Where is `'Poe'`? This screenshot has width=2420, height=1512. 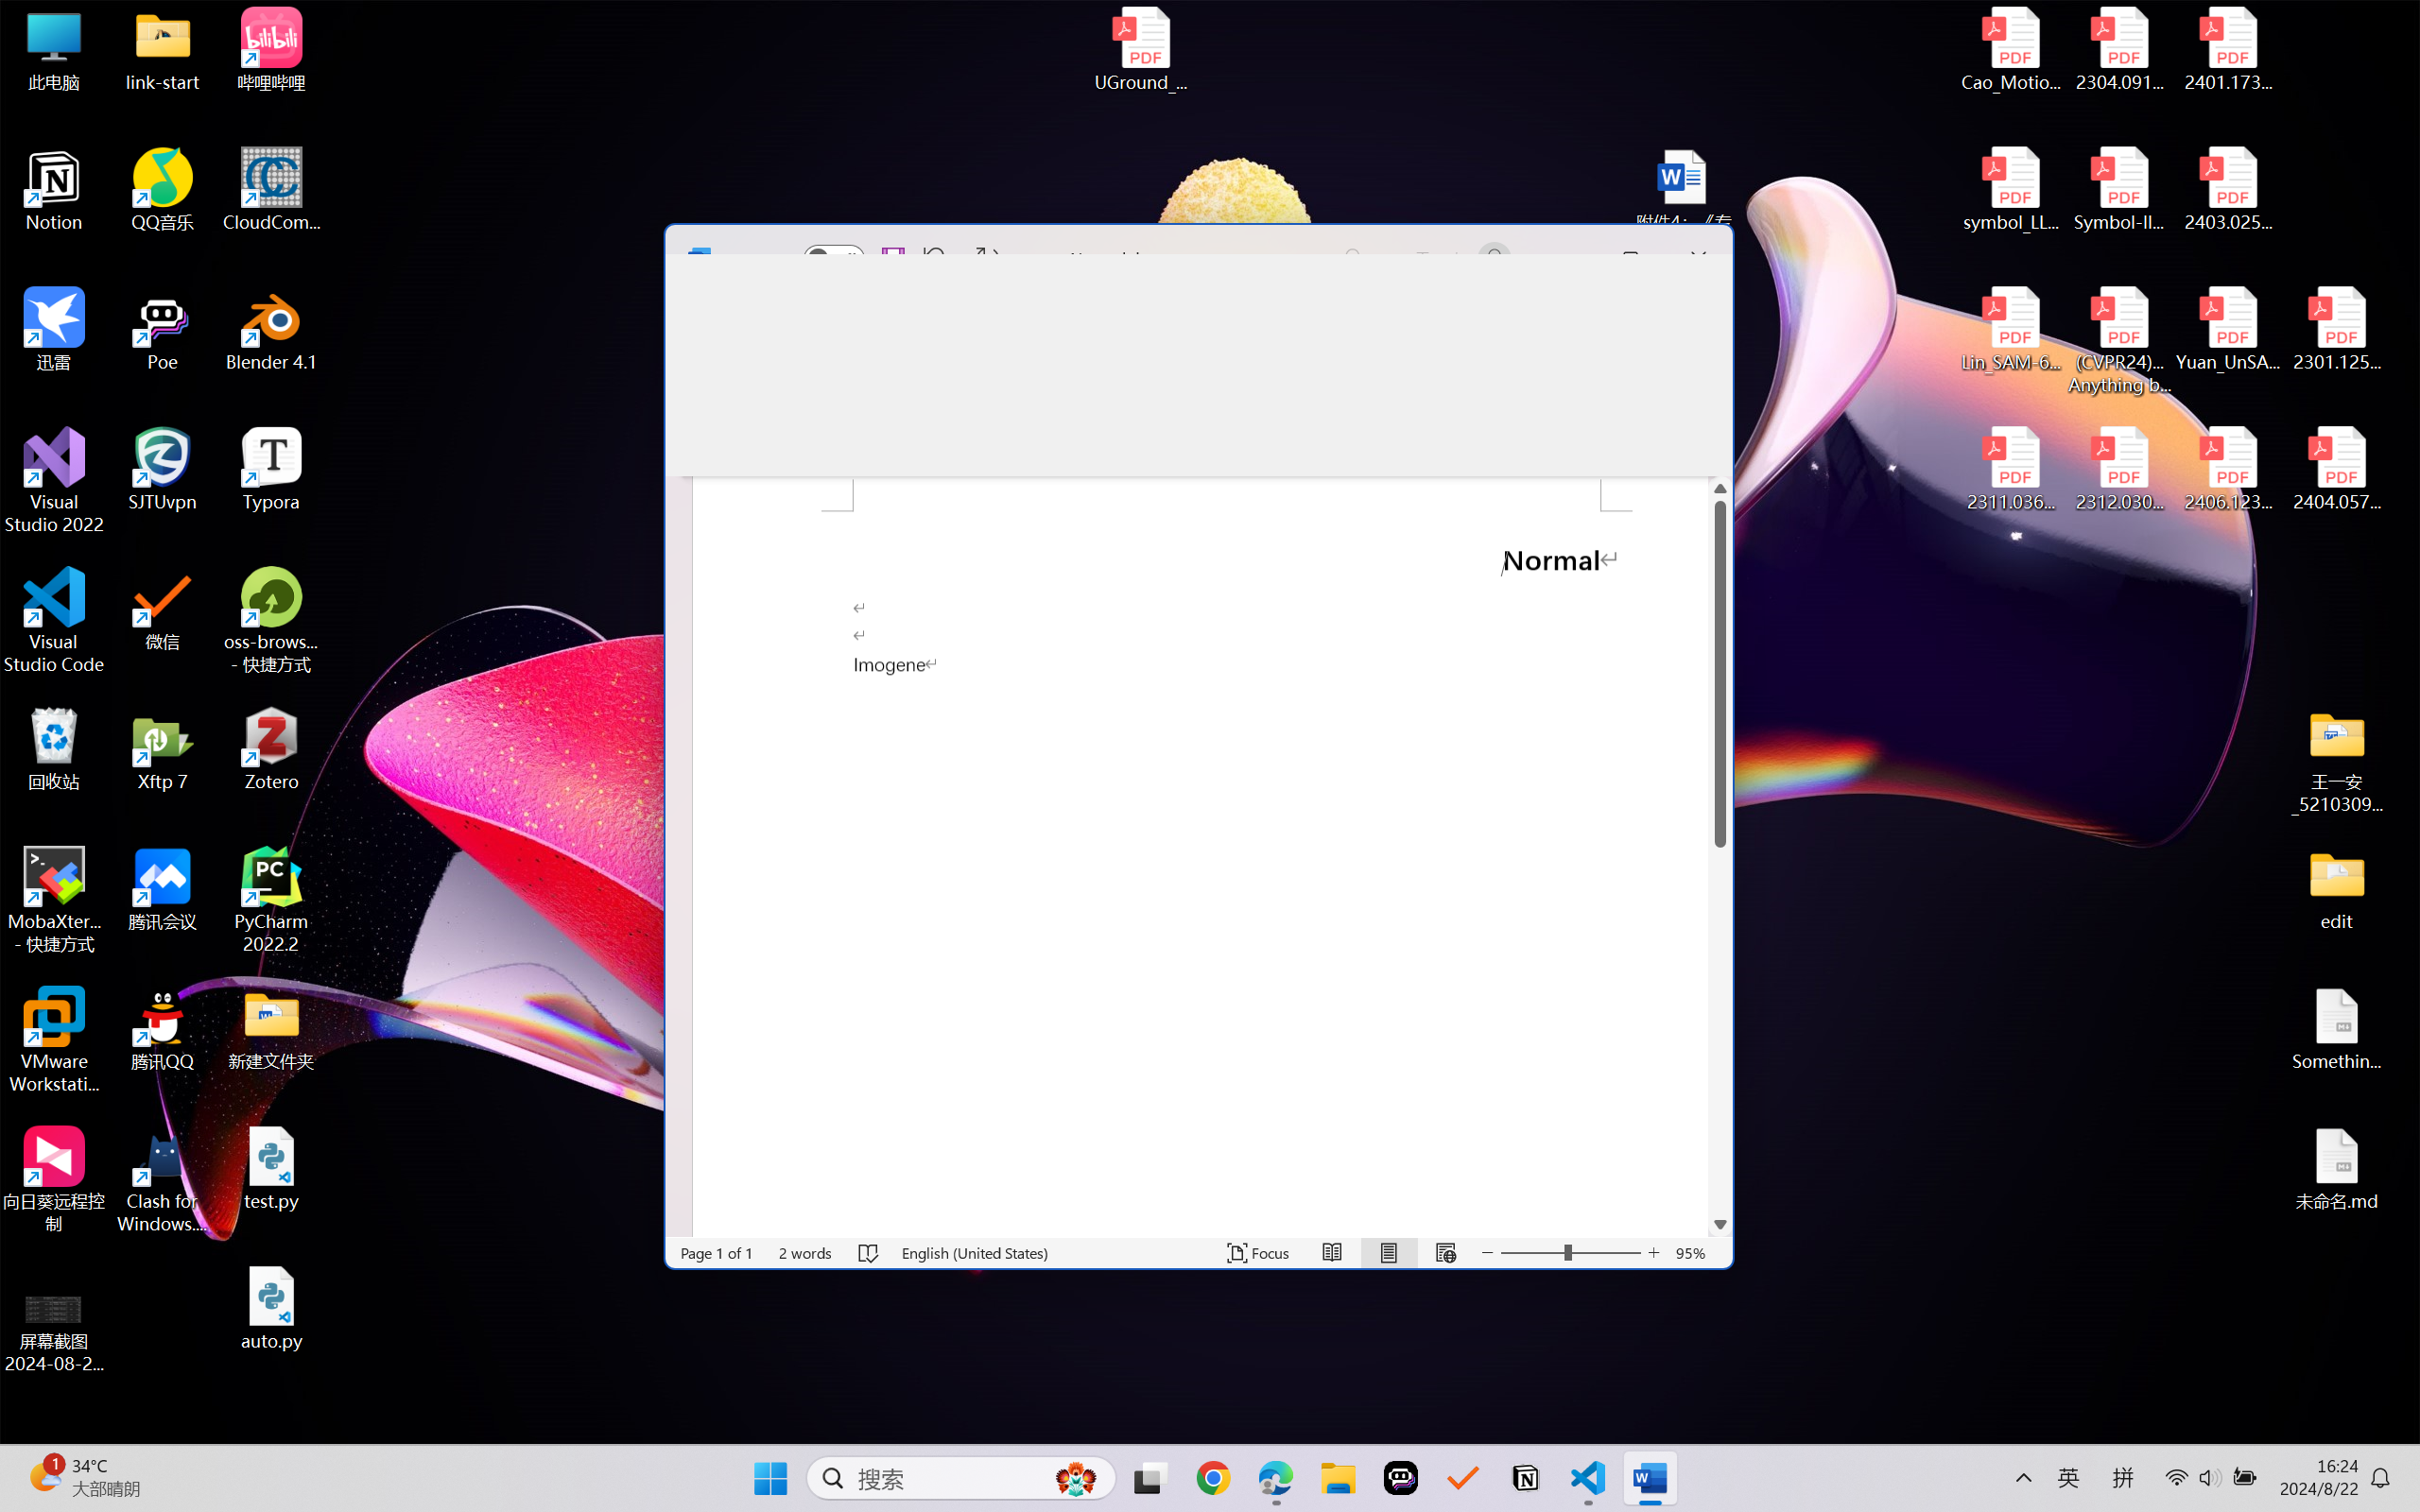
'Poe' is located at coordinates (163, 328).